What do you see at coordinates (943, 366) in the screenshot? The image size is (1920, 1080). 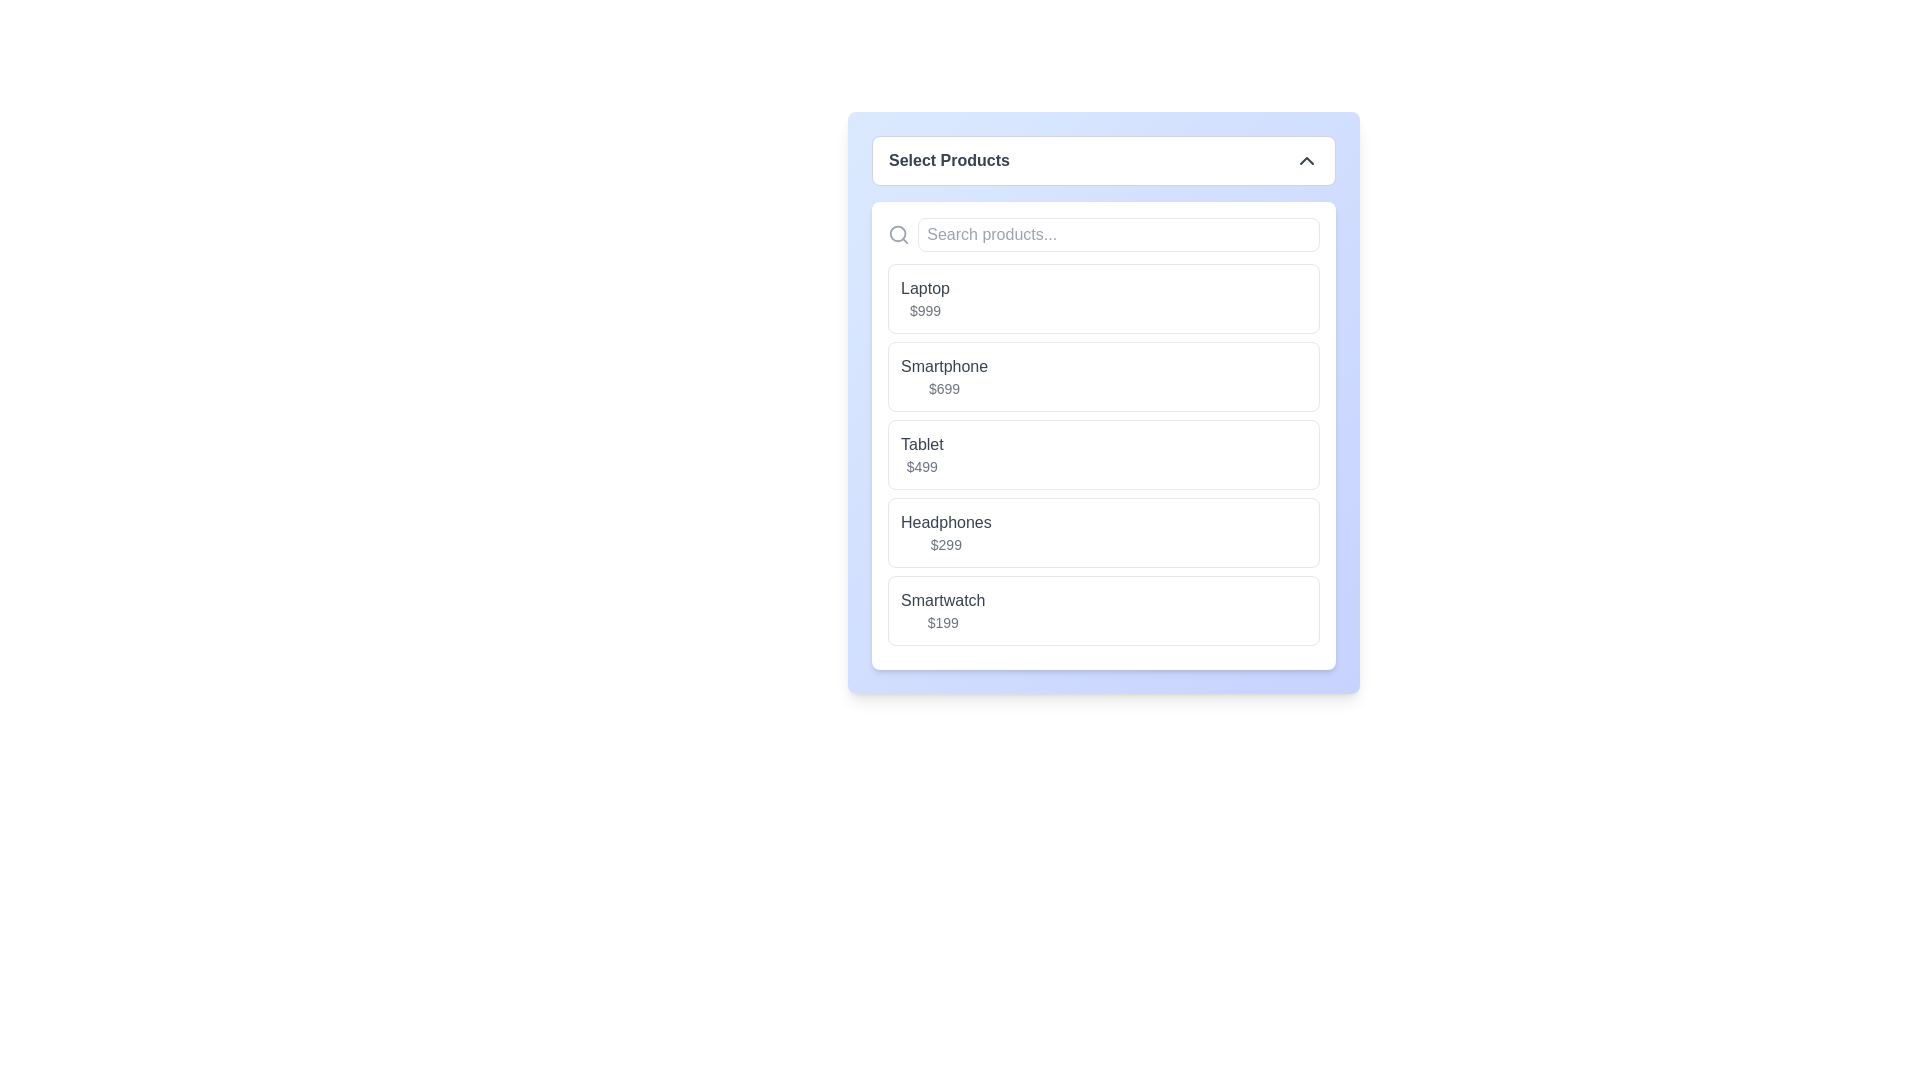 I see `the product name label that is the second item in the list under 'Laptop', which displays the product name` at bounding box center [943, 366].